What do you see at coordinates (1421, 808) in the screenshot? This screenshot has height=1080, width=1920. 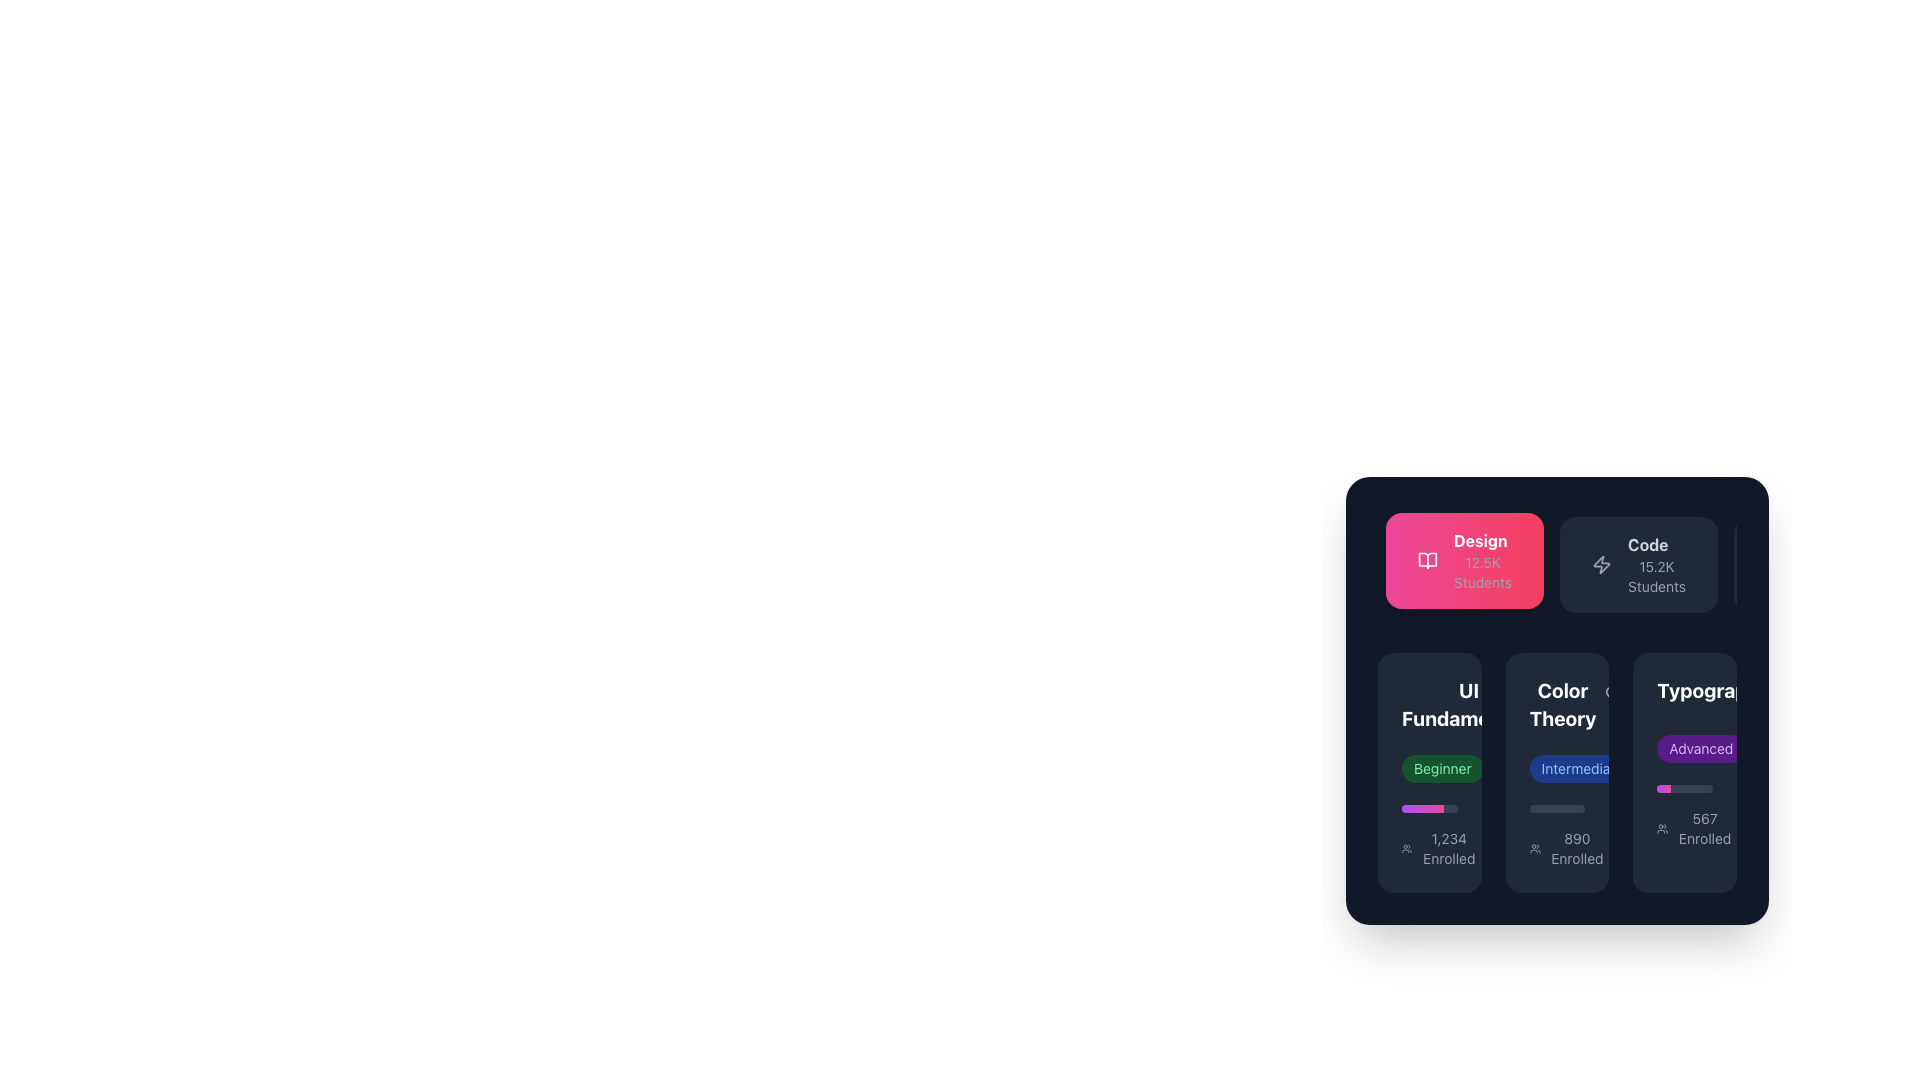 I see `the progress bar segment that is a rectangular shape with a gradient color transitioning from purple to pink, located within a rounded gray horizontal track, indicating a progress status` at bounding box center [1421, 808].